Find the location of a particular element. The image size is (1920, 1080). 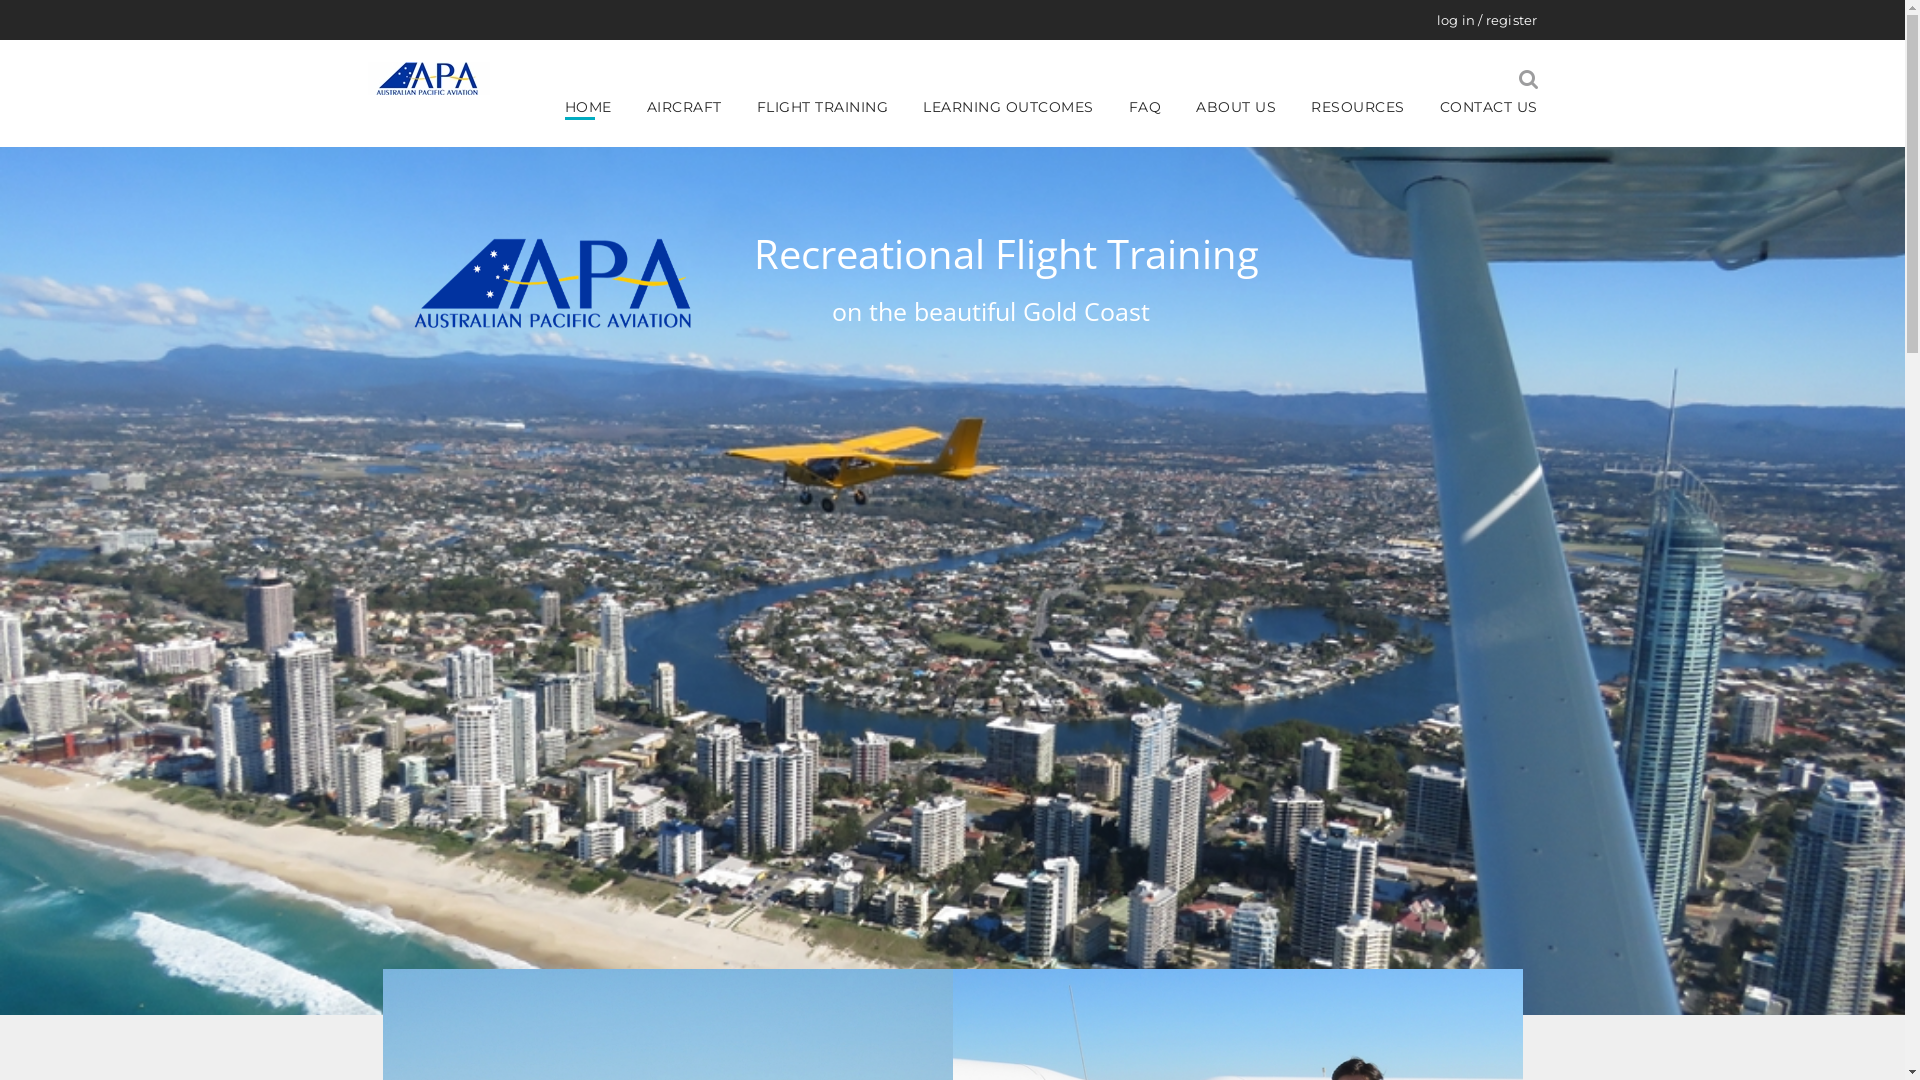

'RESOURCES' is located at coordinates (1310, 107).